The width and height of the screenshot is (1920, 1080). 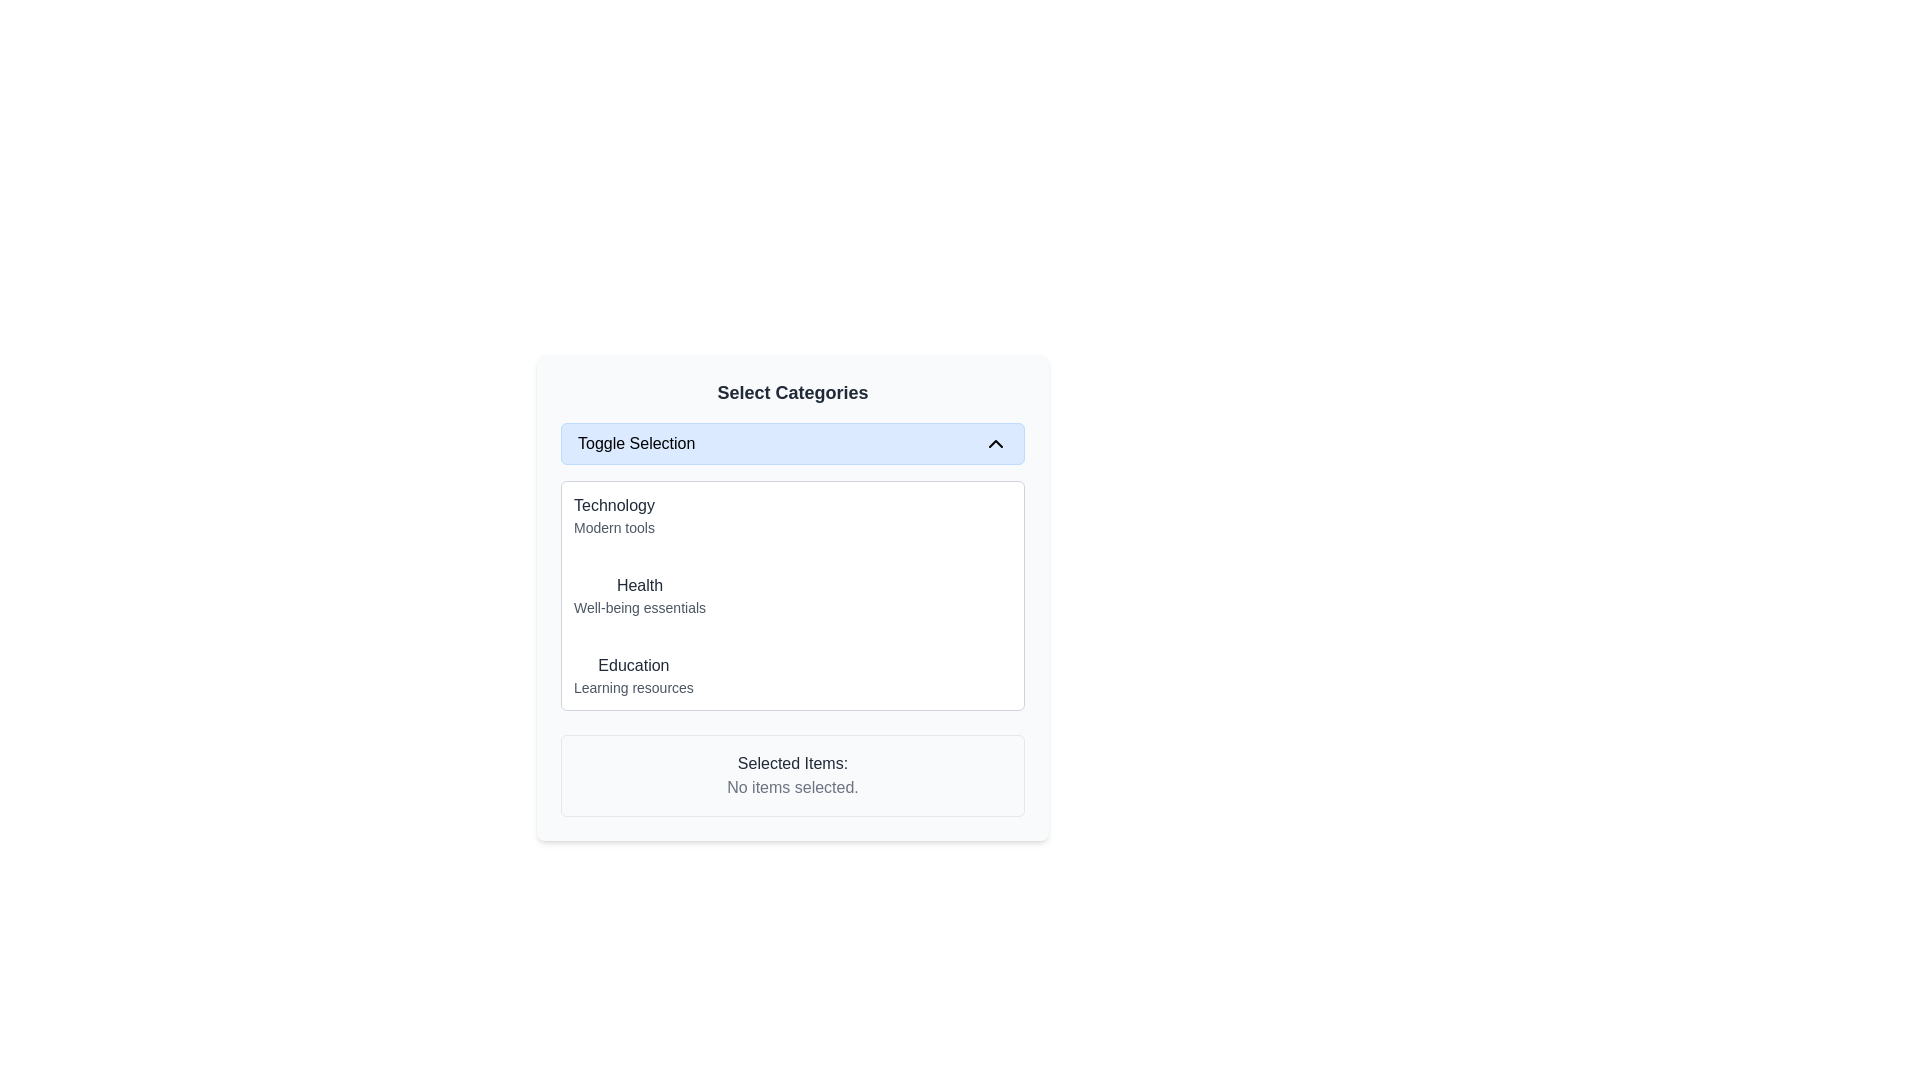 I want to click on the 'Health' text element, which is part of the 'Select Categories' list and is positioned between 'Technology' and 'Education', so click(x=638, y=595).